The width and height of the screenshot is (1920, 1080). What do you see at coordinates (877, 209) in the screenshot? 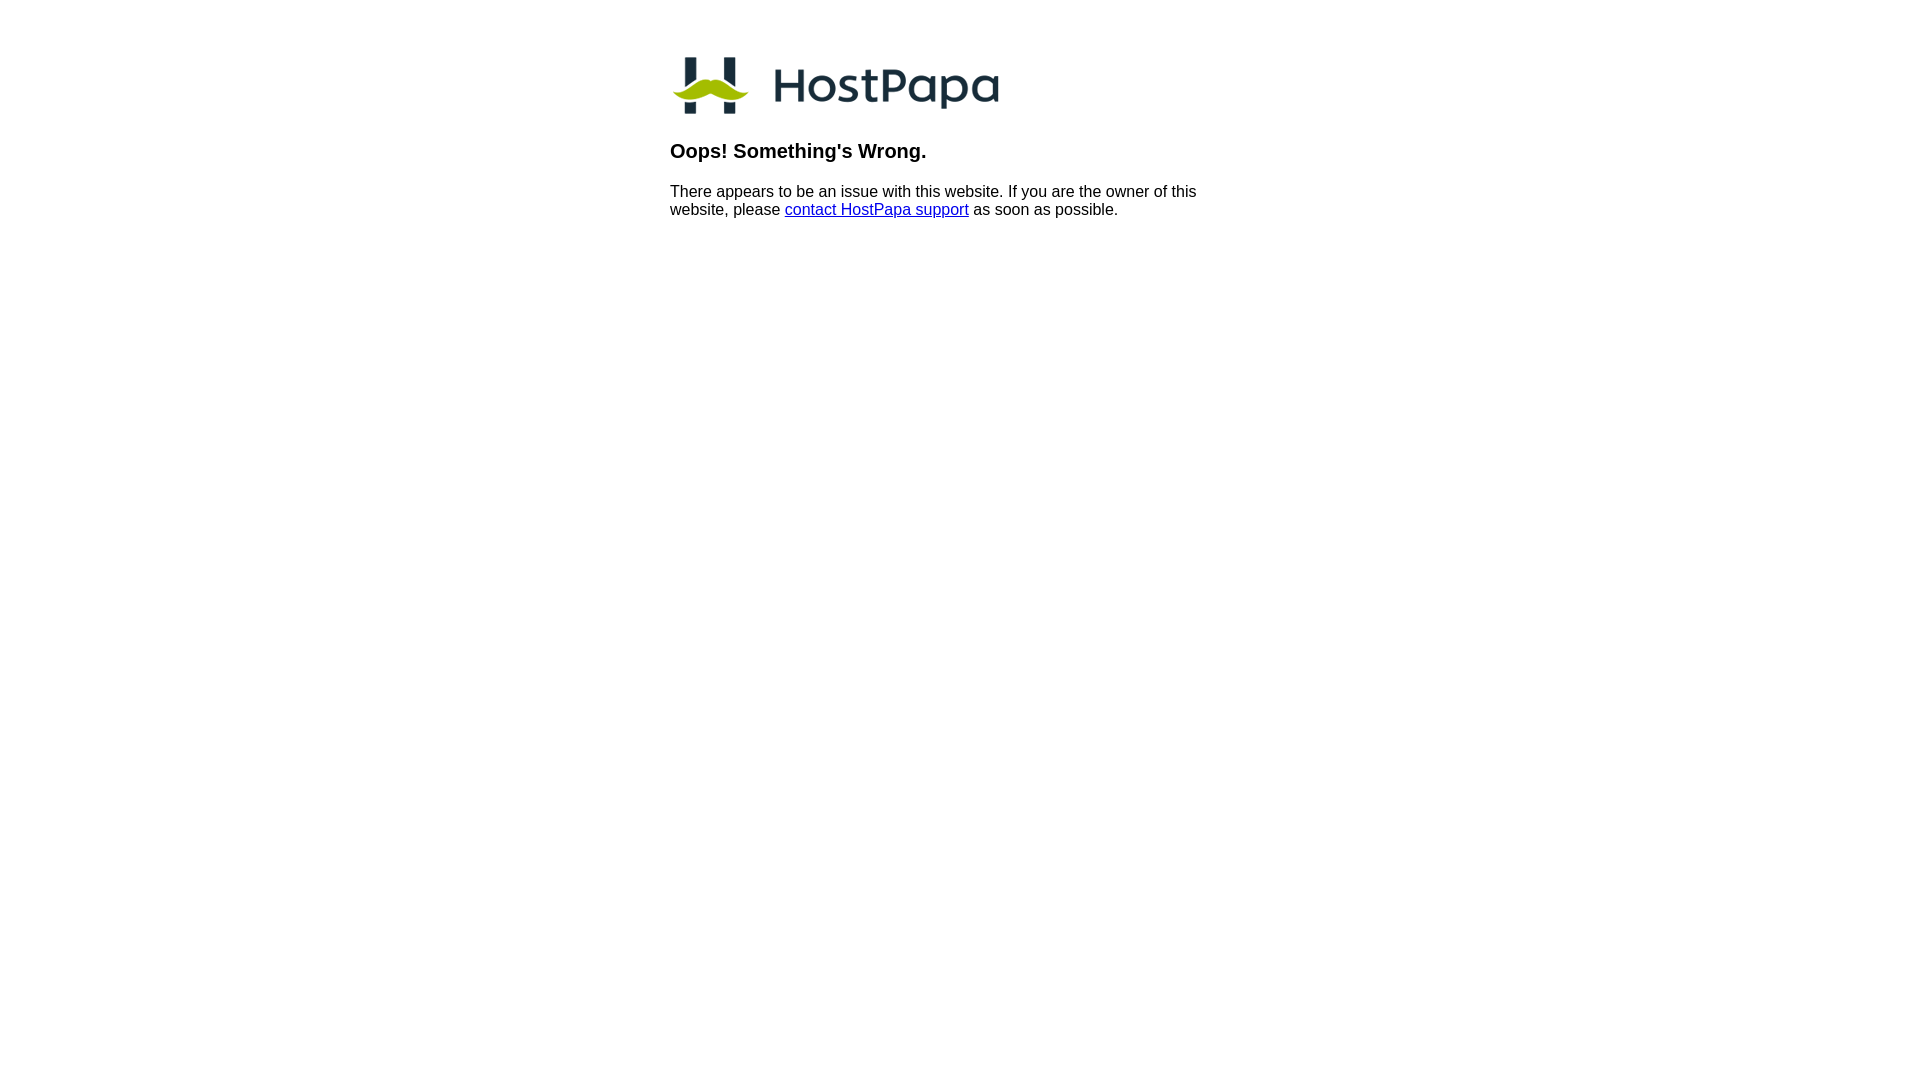
I see `'contact HostPapa support'` at bounding box center [877, 209].